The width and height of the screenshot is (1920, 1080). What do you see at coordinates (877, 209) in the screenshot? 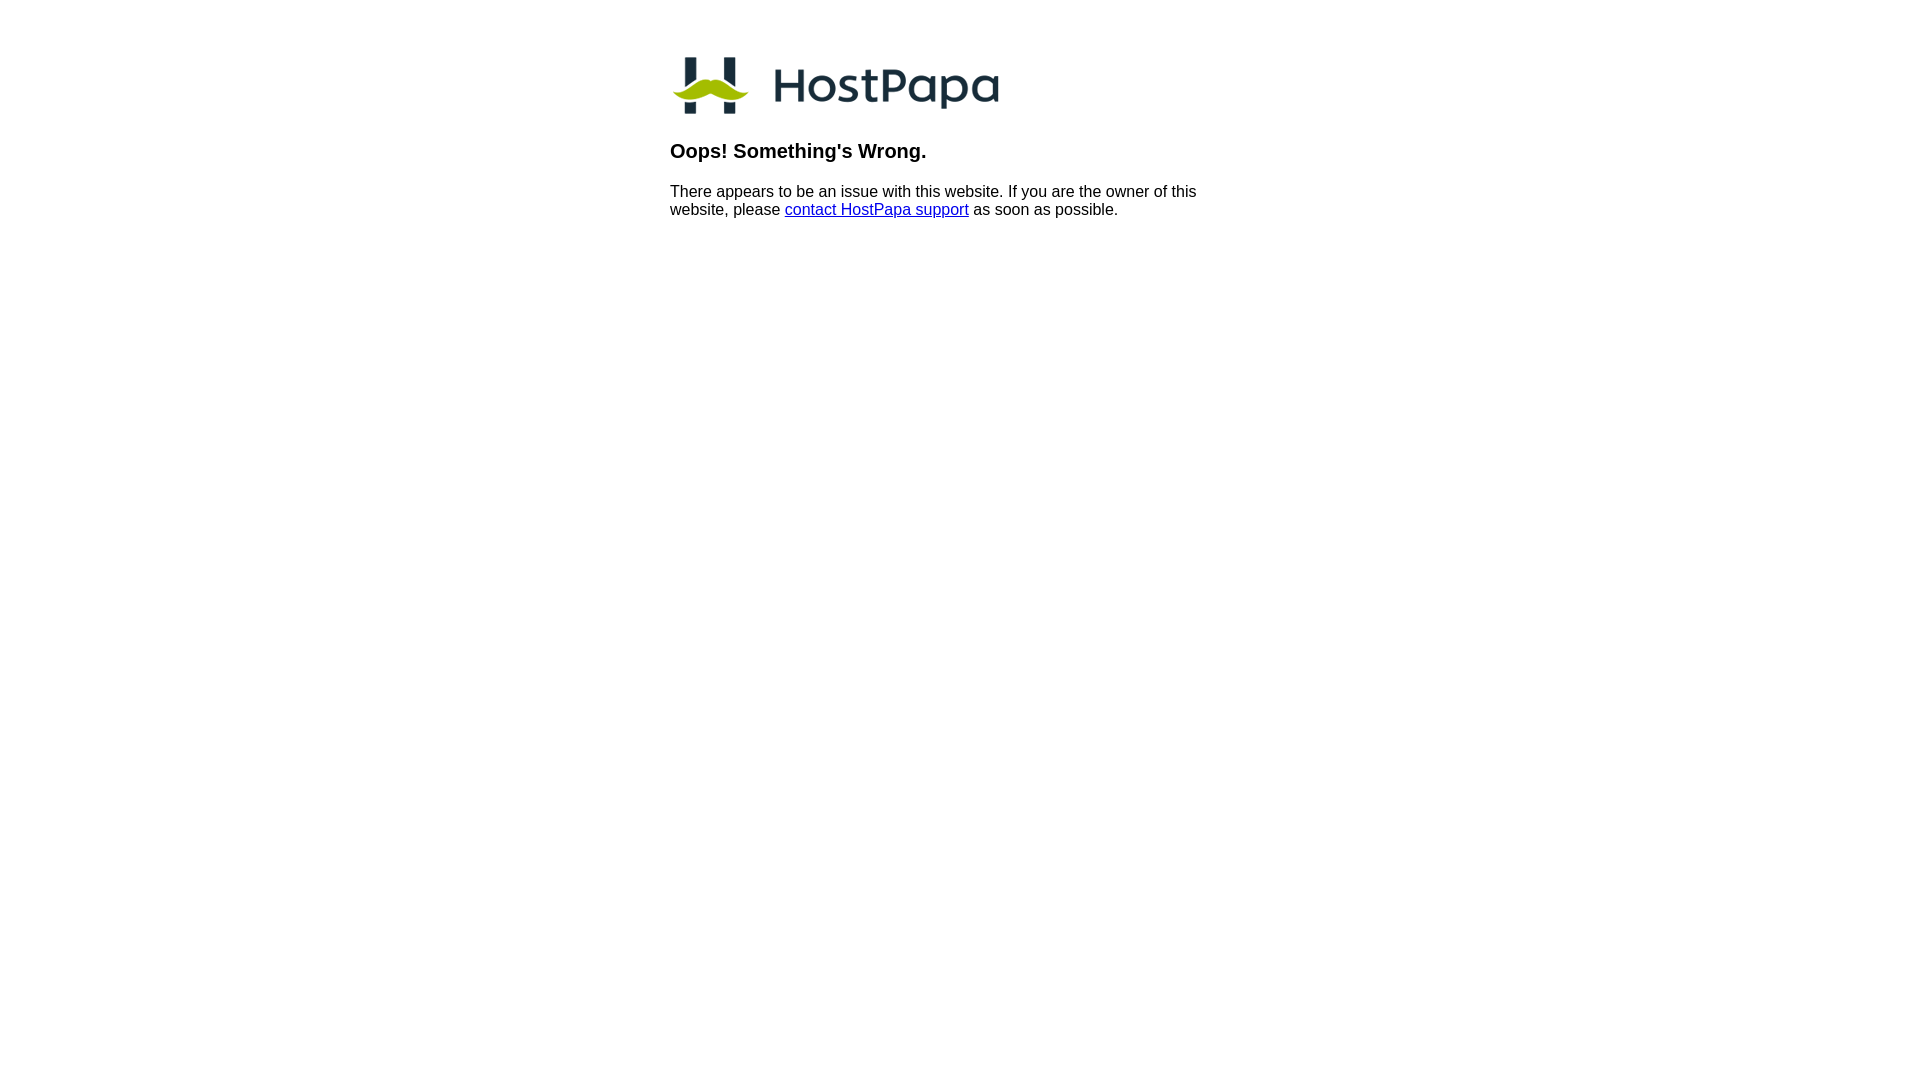
I see `'contact HostPapa support'` at bounding box center [877, 209].